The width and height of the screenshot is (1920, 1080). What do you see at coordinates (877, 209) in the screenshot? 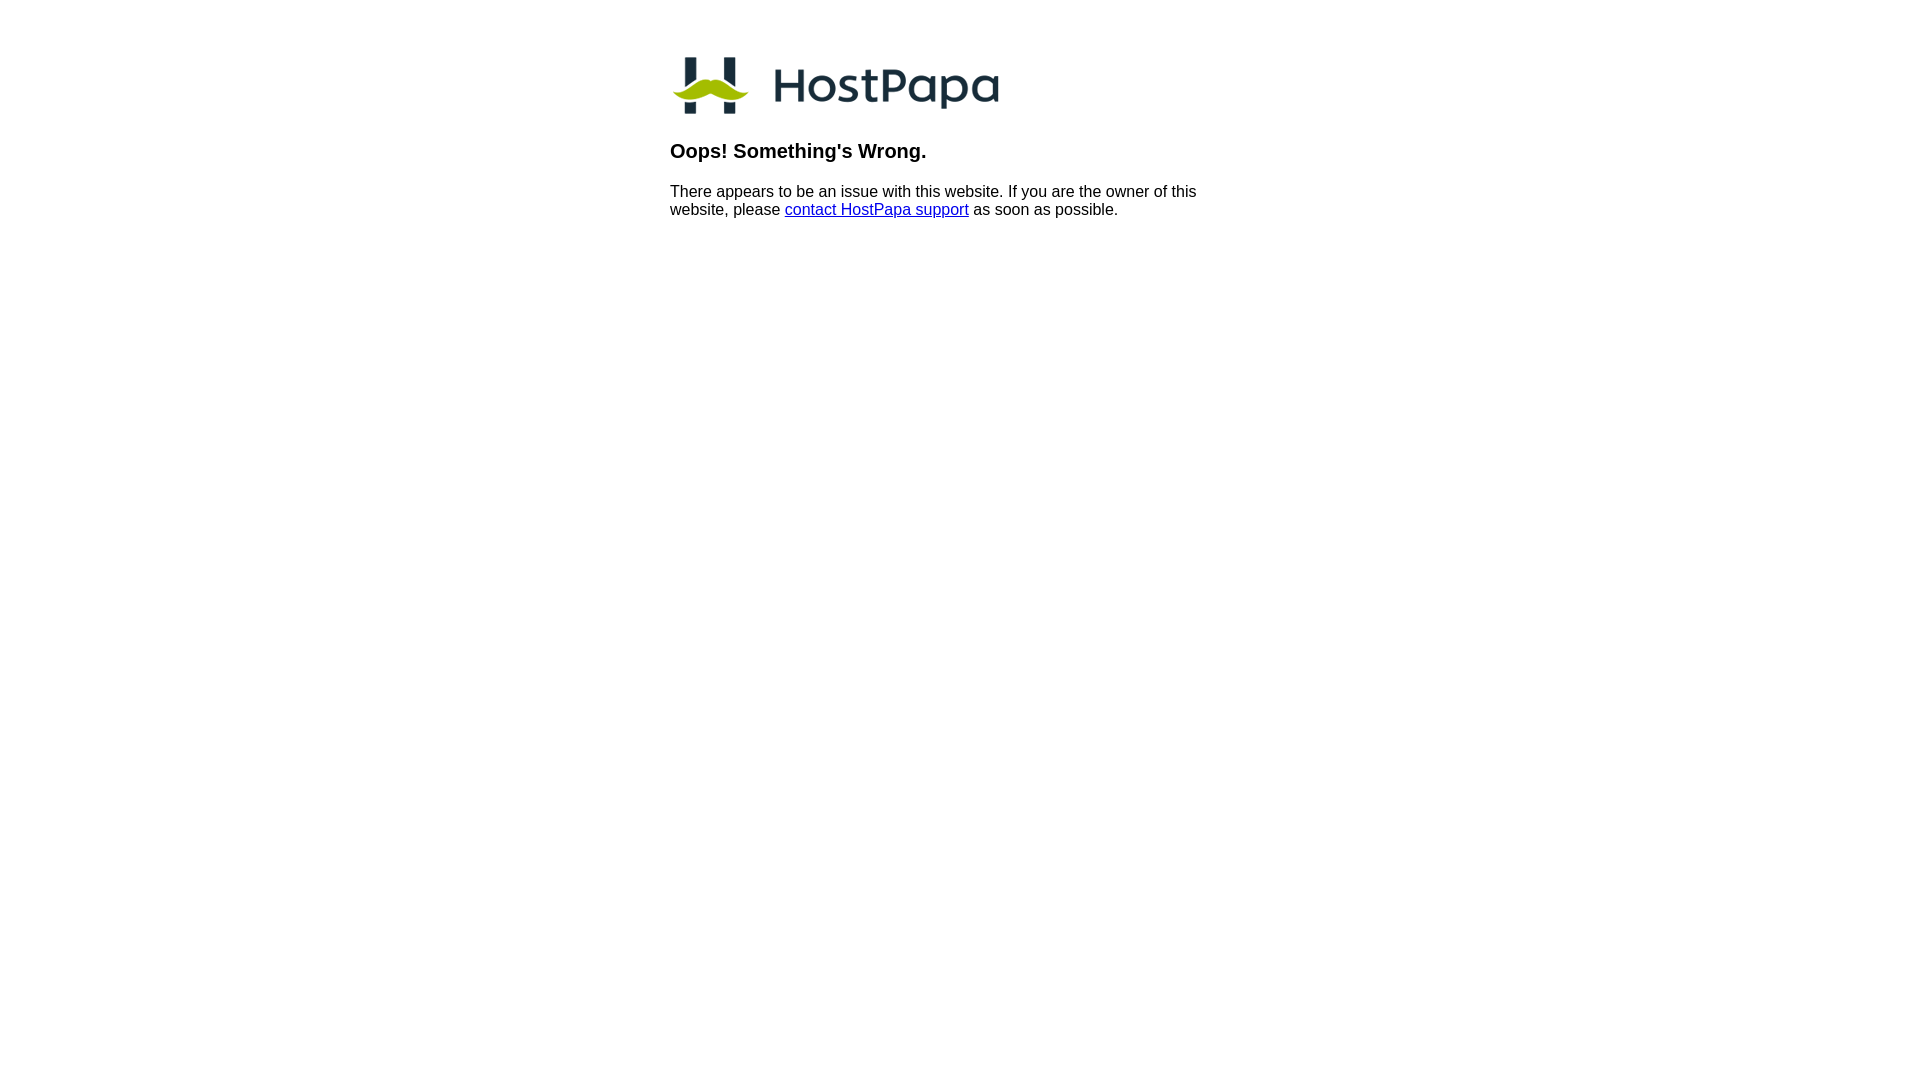
I see `'contact HostPapa support'` at bounding box center [877, 209].